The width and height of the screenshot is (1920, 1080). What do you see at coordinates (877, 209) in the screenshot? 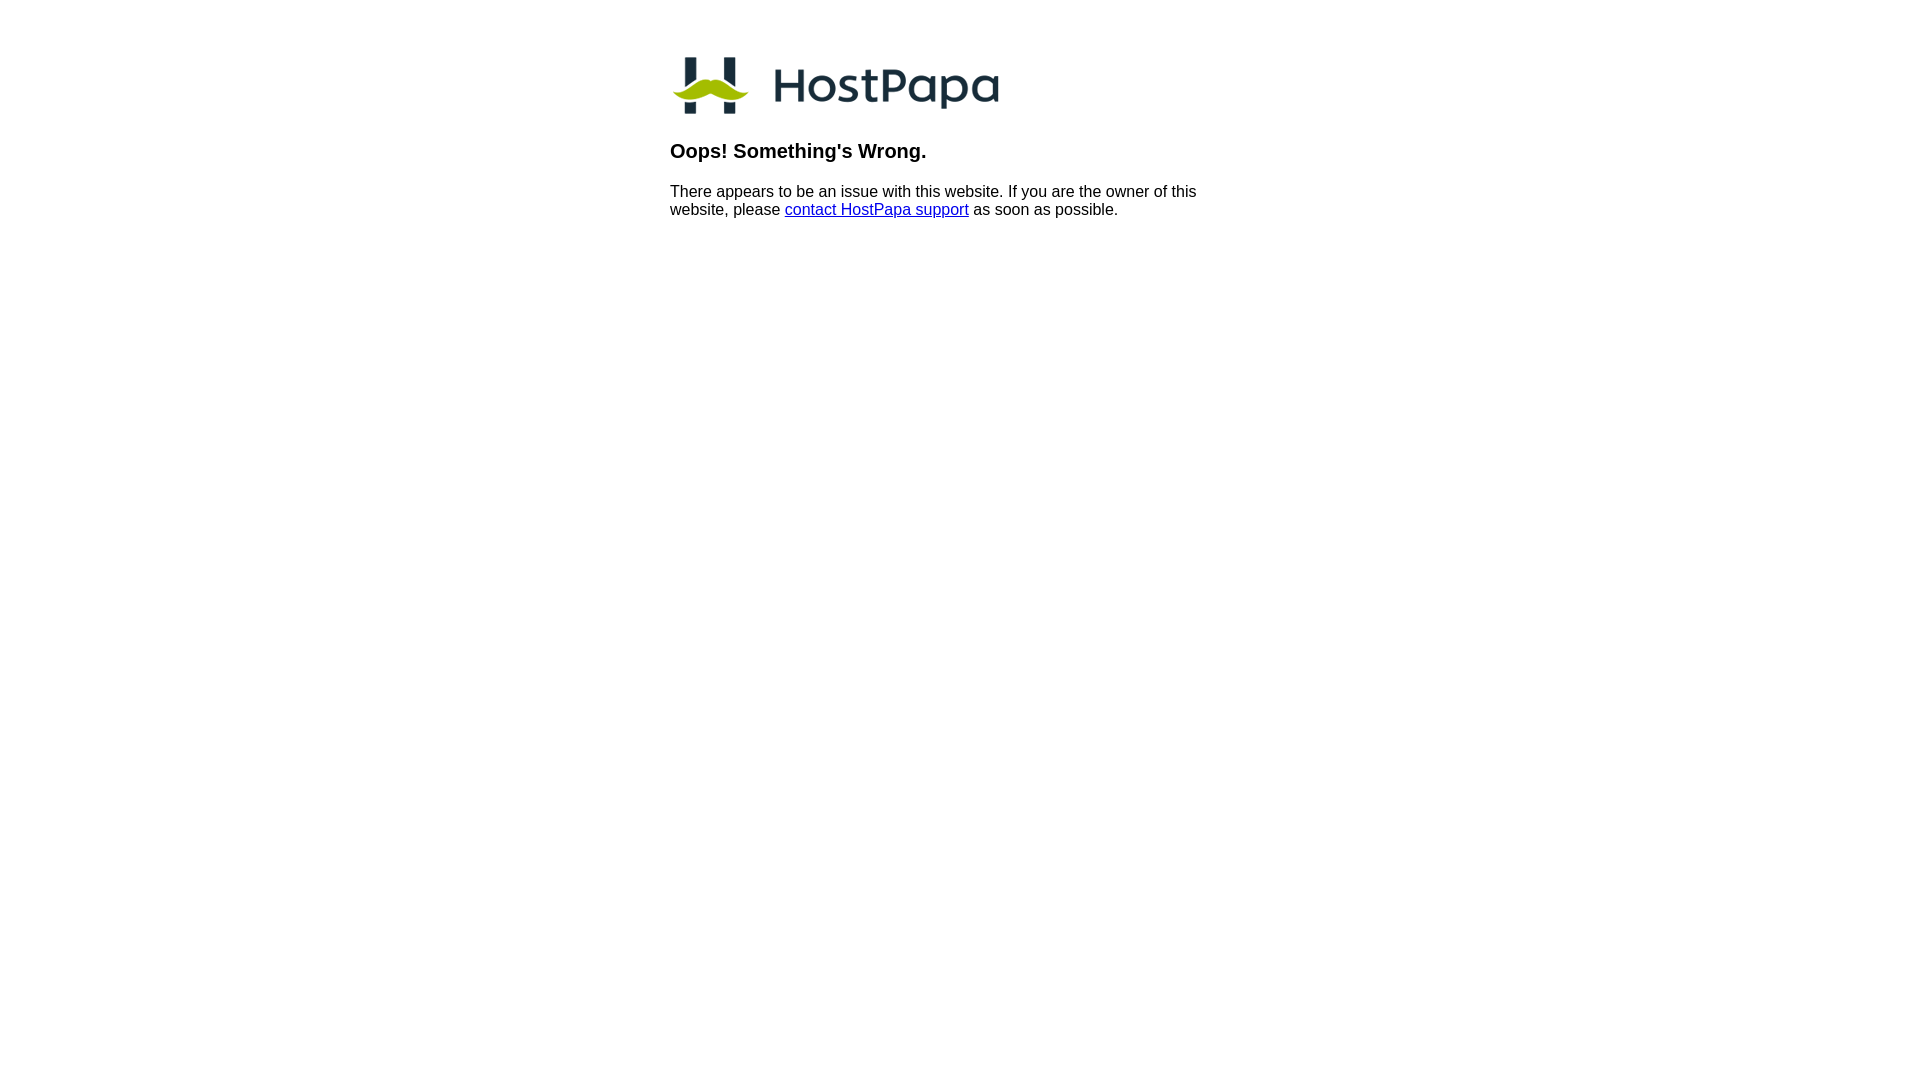
I see `'contact HostPapa support'` at bounding box center [877, 209].